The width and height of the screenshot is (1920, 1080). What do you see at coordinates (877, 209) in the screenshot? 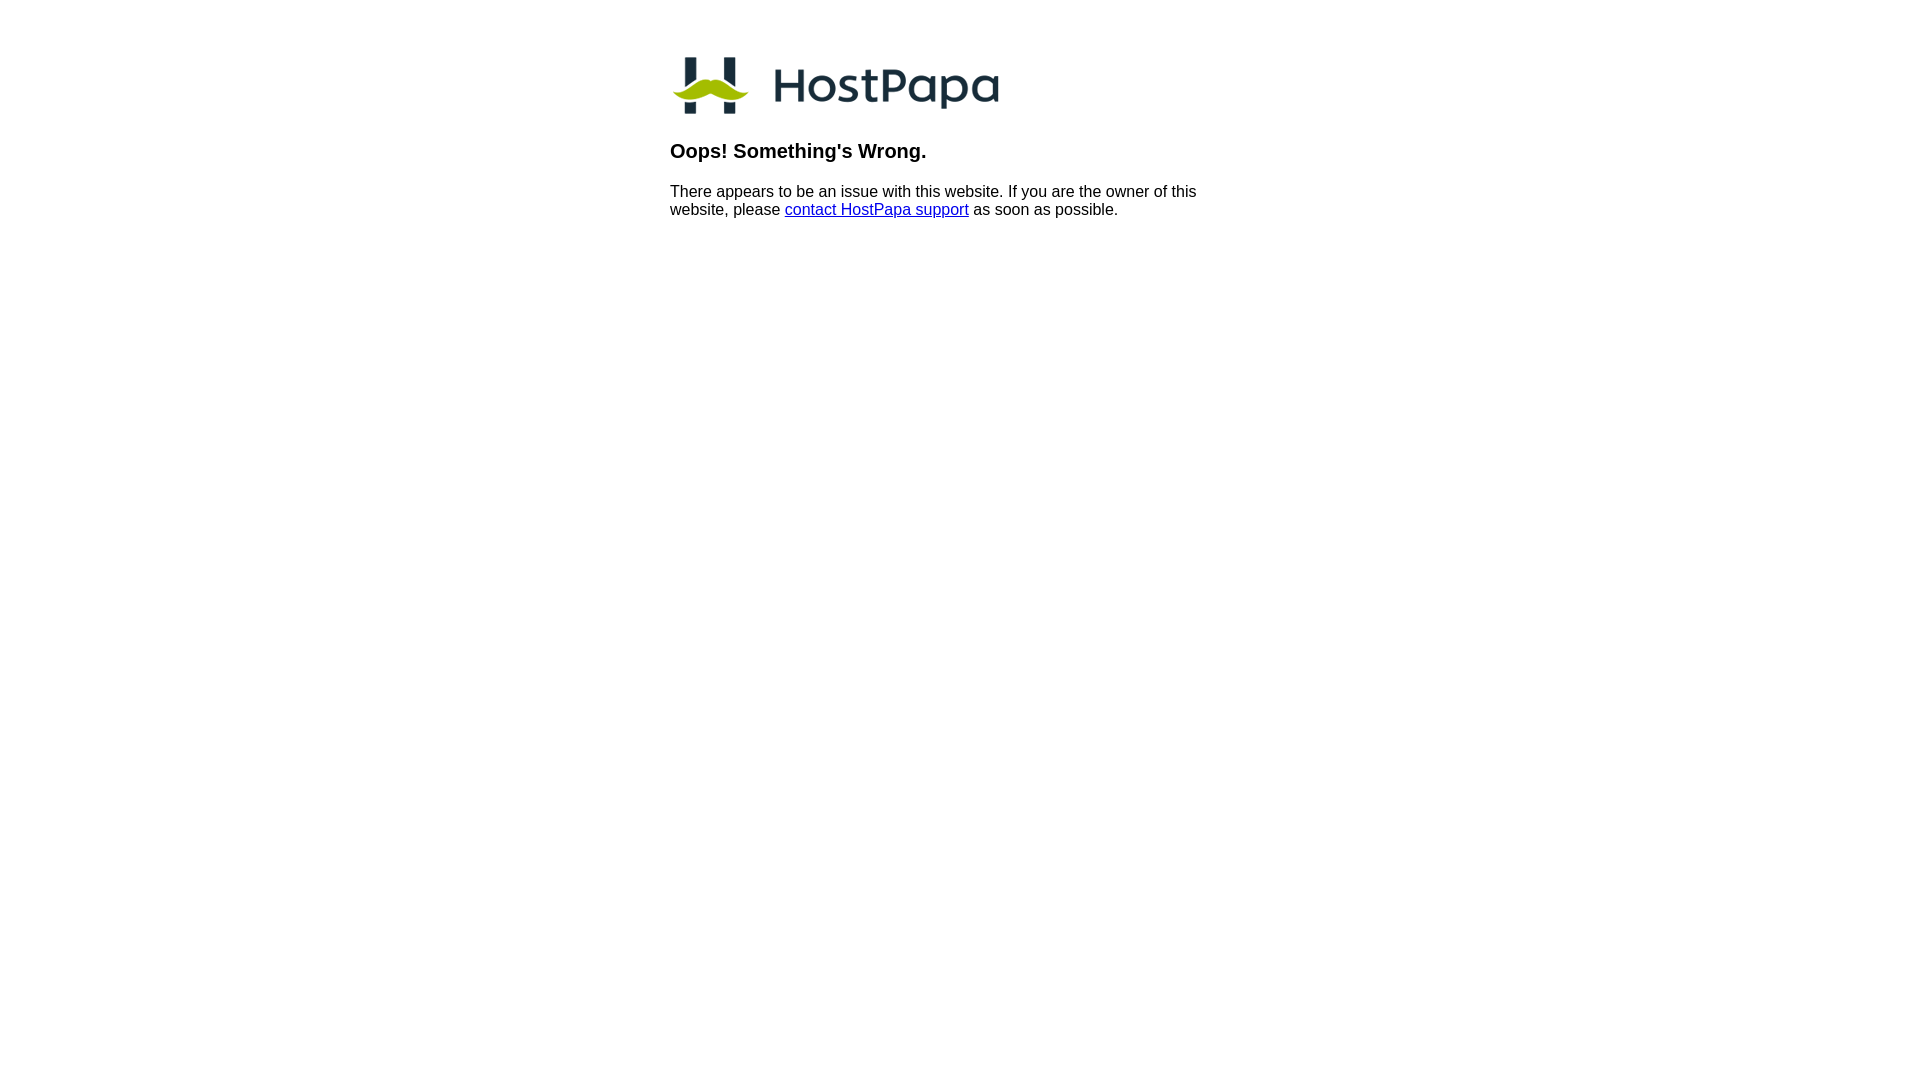
I see `'contact HostPapa support'` at bounding box center [877, 209].